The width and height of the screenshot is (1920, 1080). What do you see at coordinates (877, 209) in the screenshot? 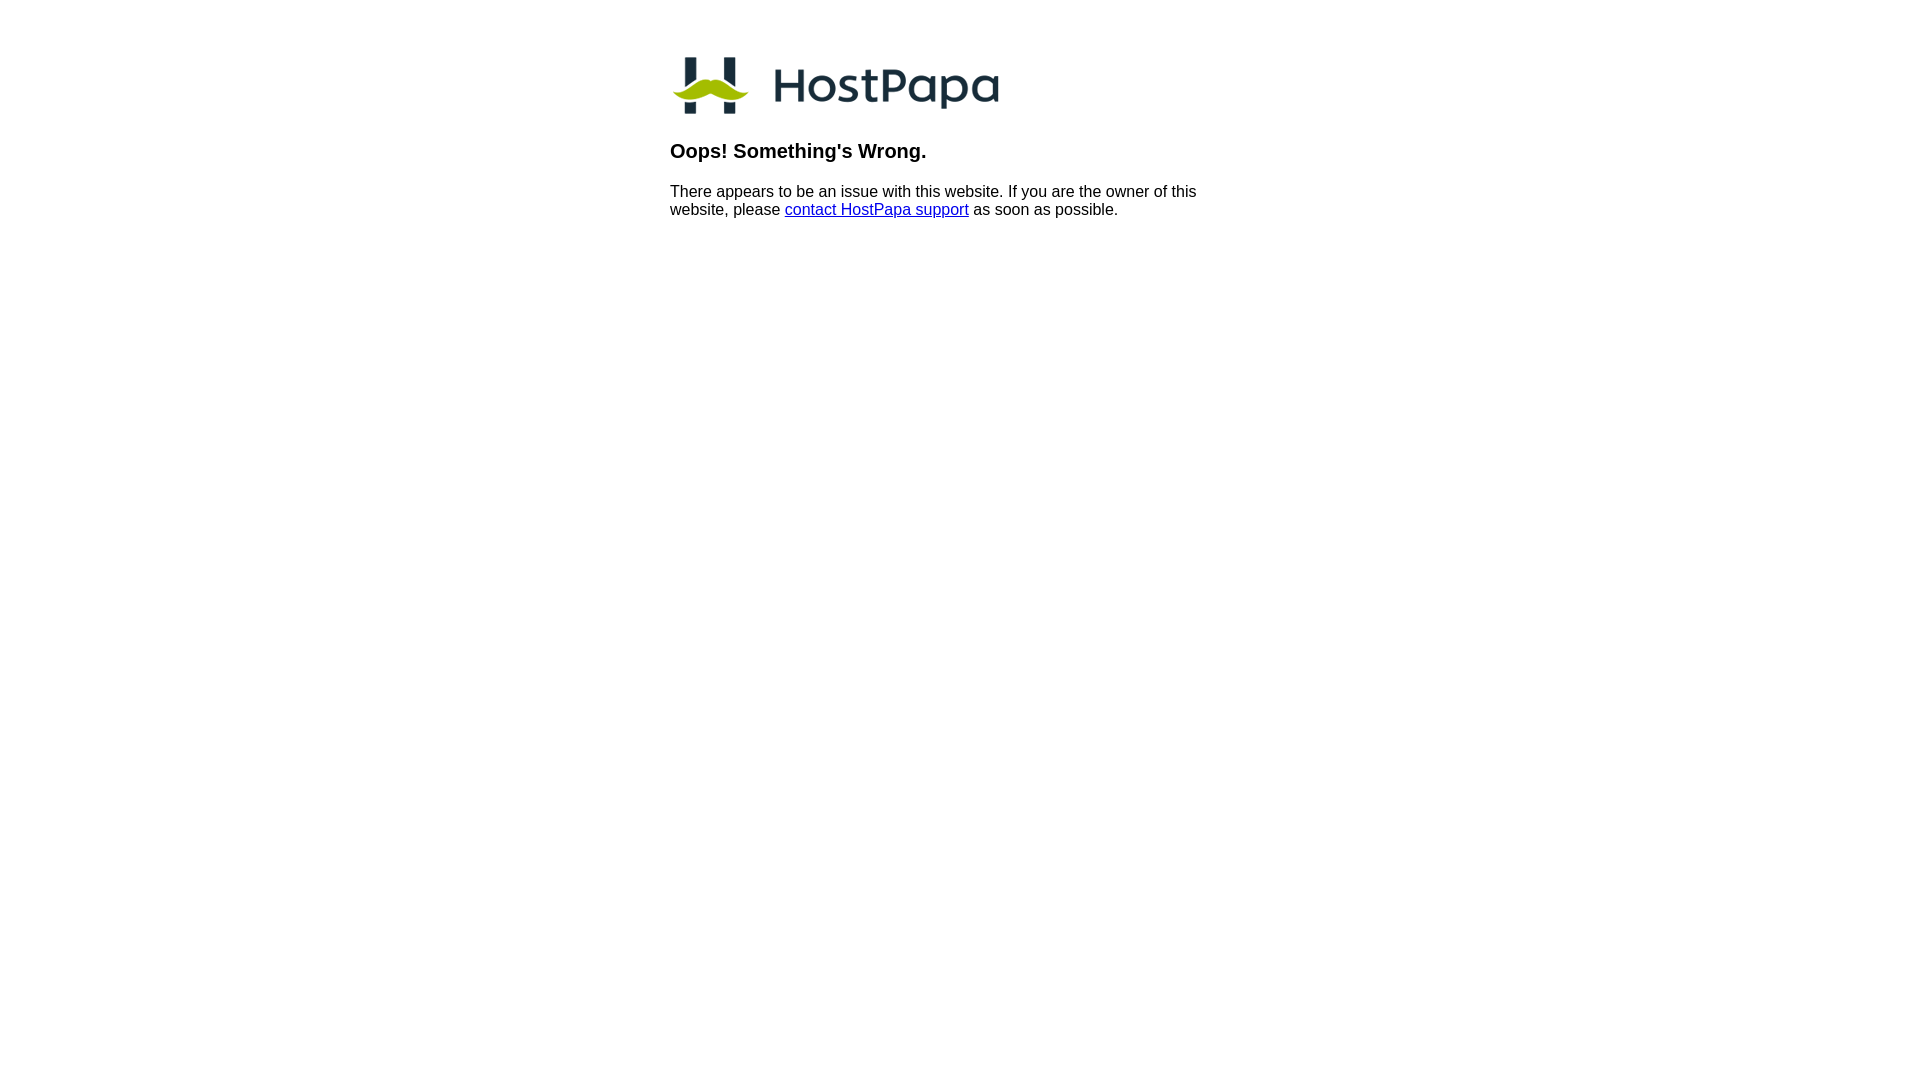
I see `'contact HostPapa support'` at bounding box center [877, 209].